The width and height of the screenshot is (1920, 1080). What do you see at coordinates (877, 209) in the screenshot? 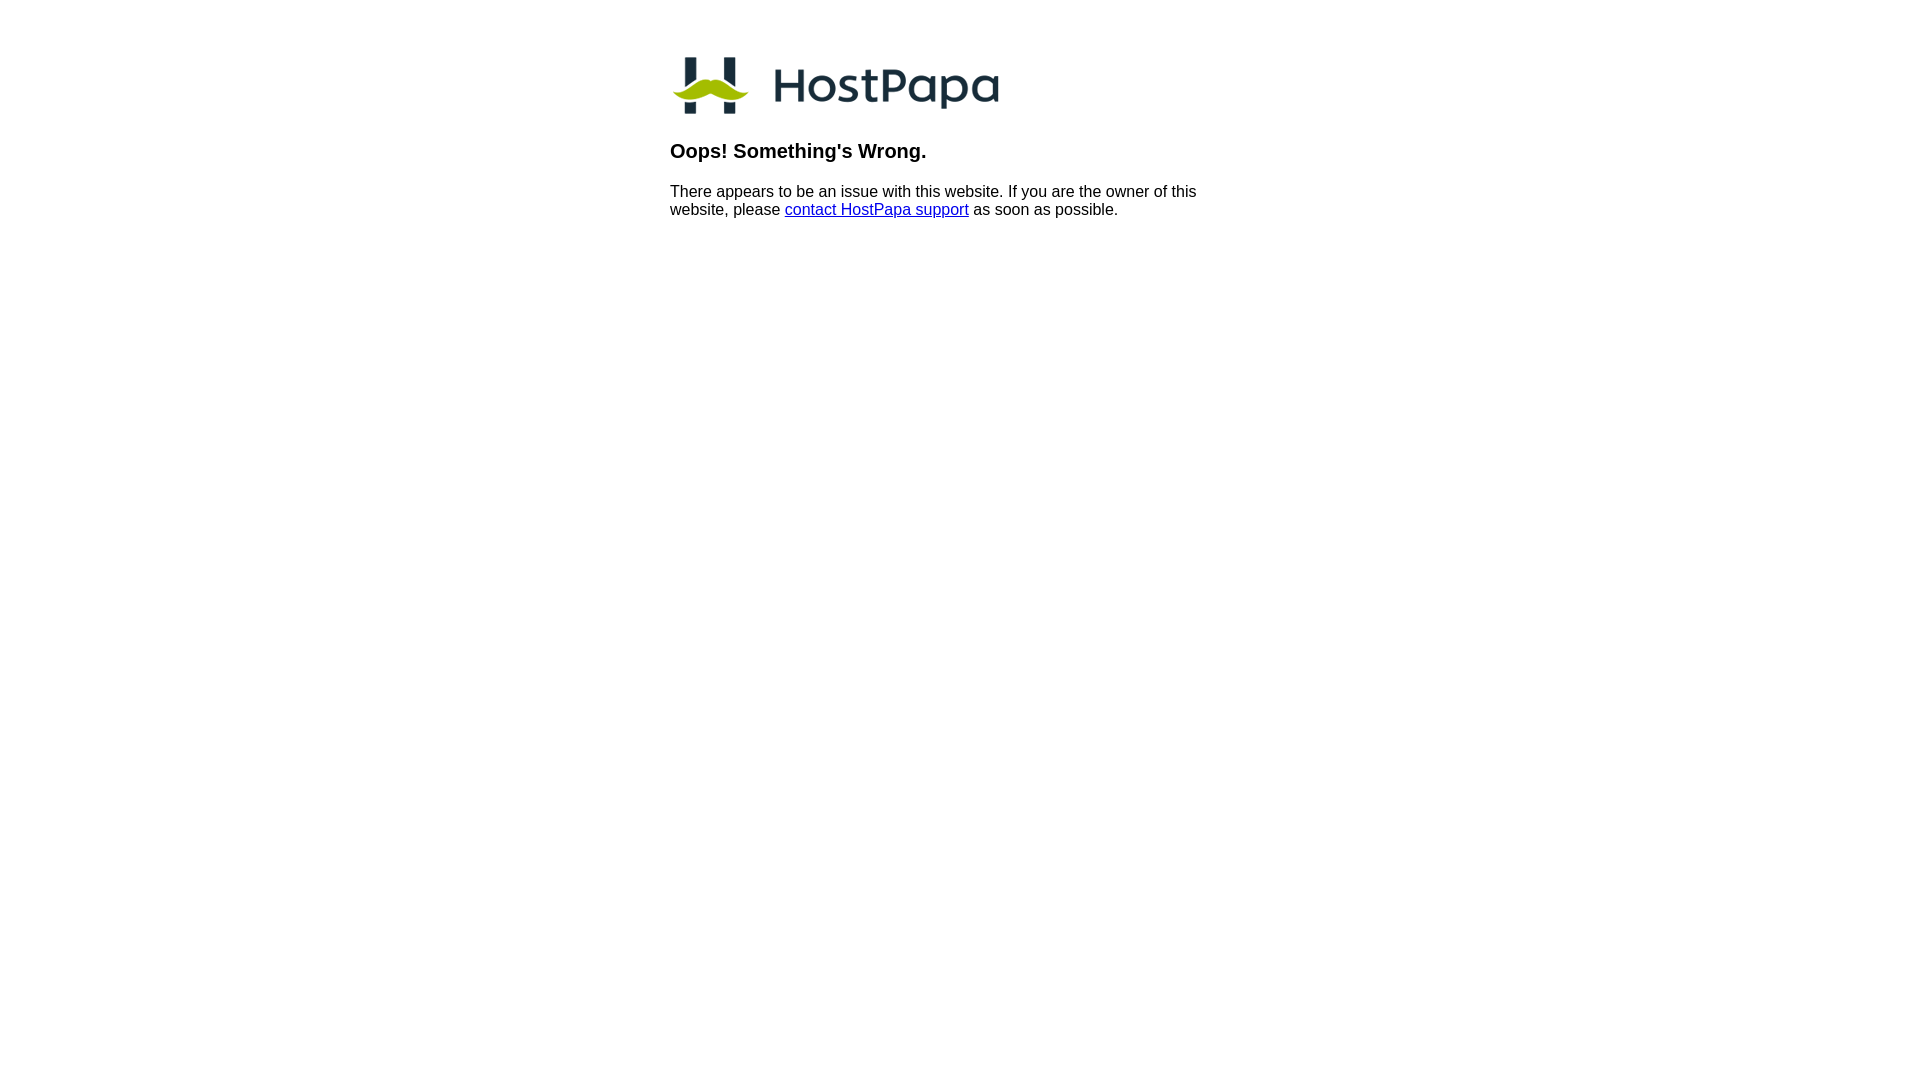
I see `'contact HostPapa support'` at bounding box center [877, 209].